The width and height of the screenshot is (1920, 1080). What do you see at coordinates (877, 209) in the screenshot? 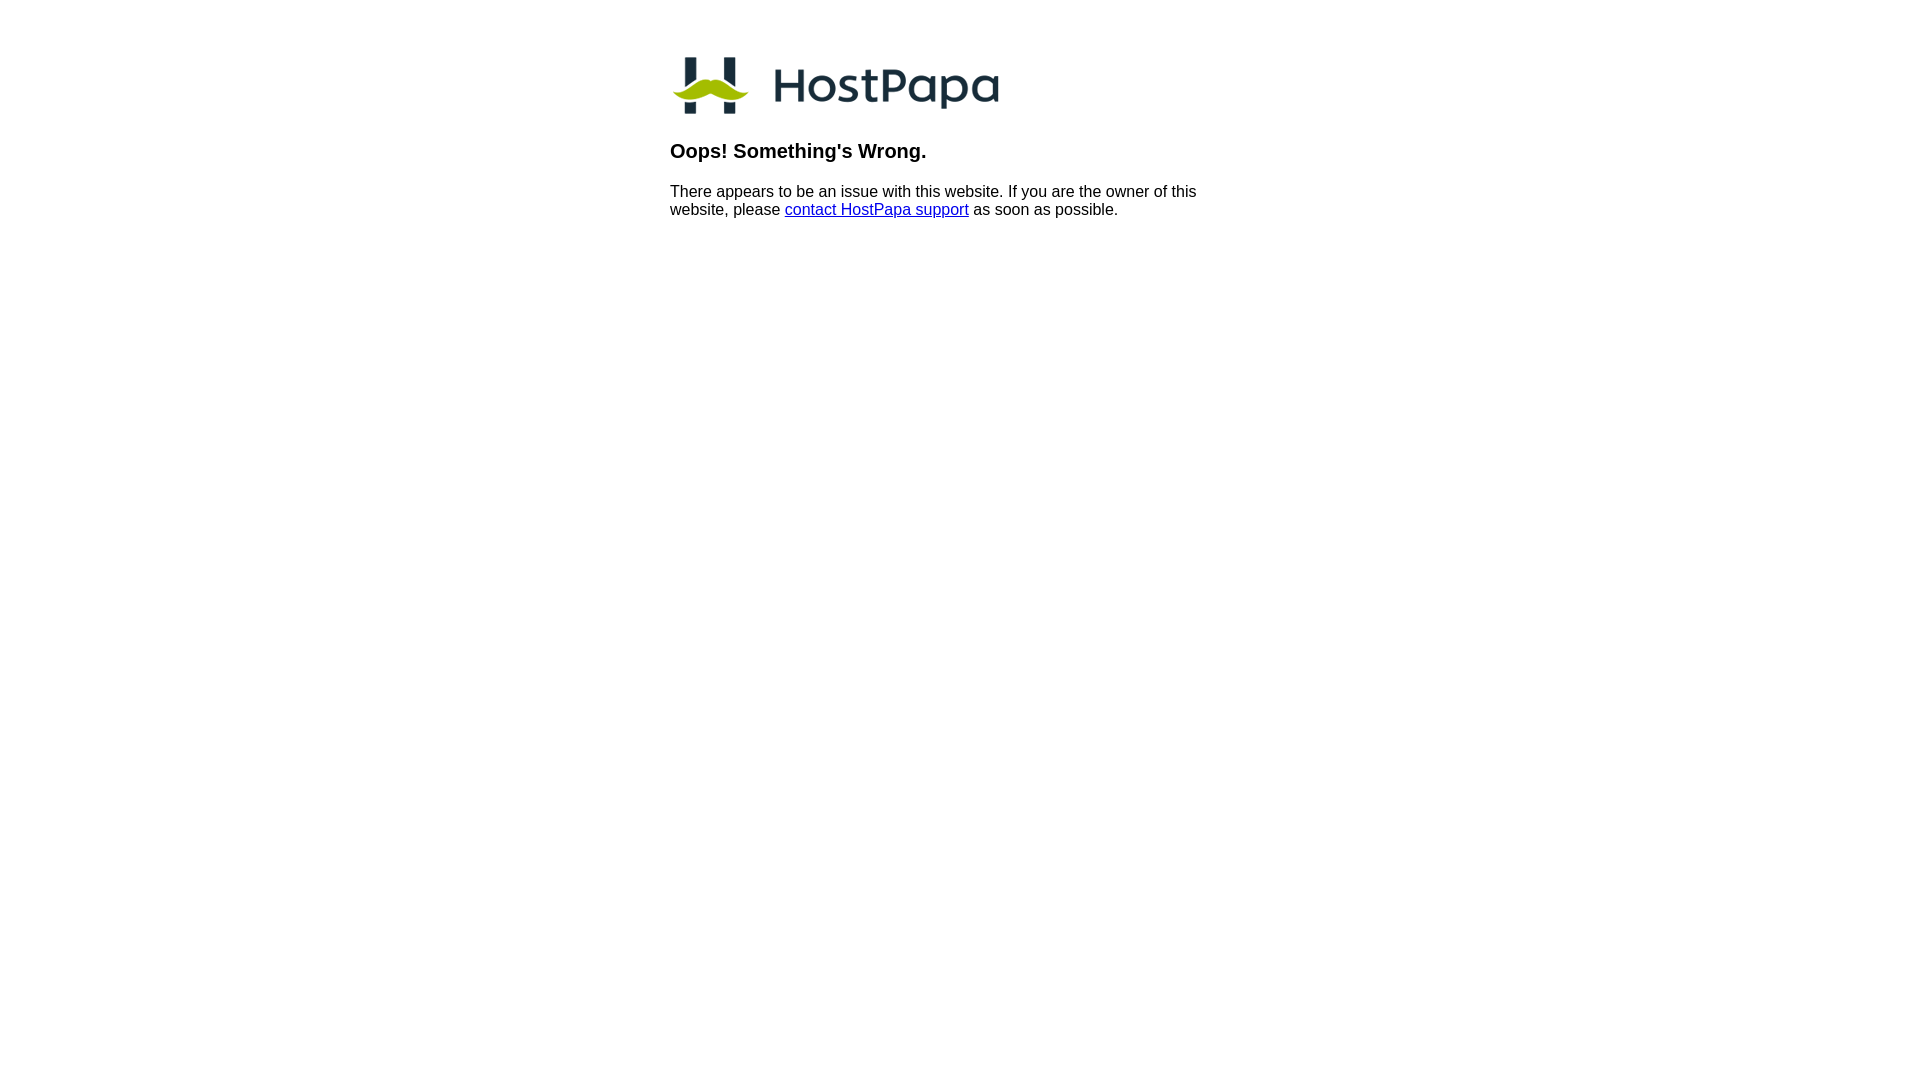
I see `'contact HostPapa support'` at bounding box center [877, 209].